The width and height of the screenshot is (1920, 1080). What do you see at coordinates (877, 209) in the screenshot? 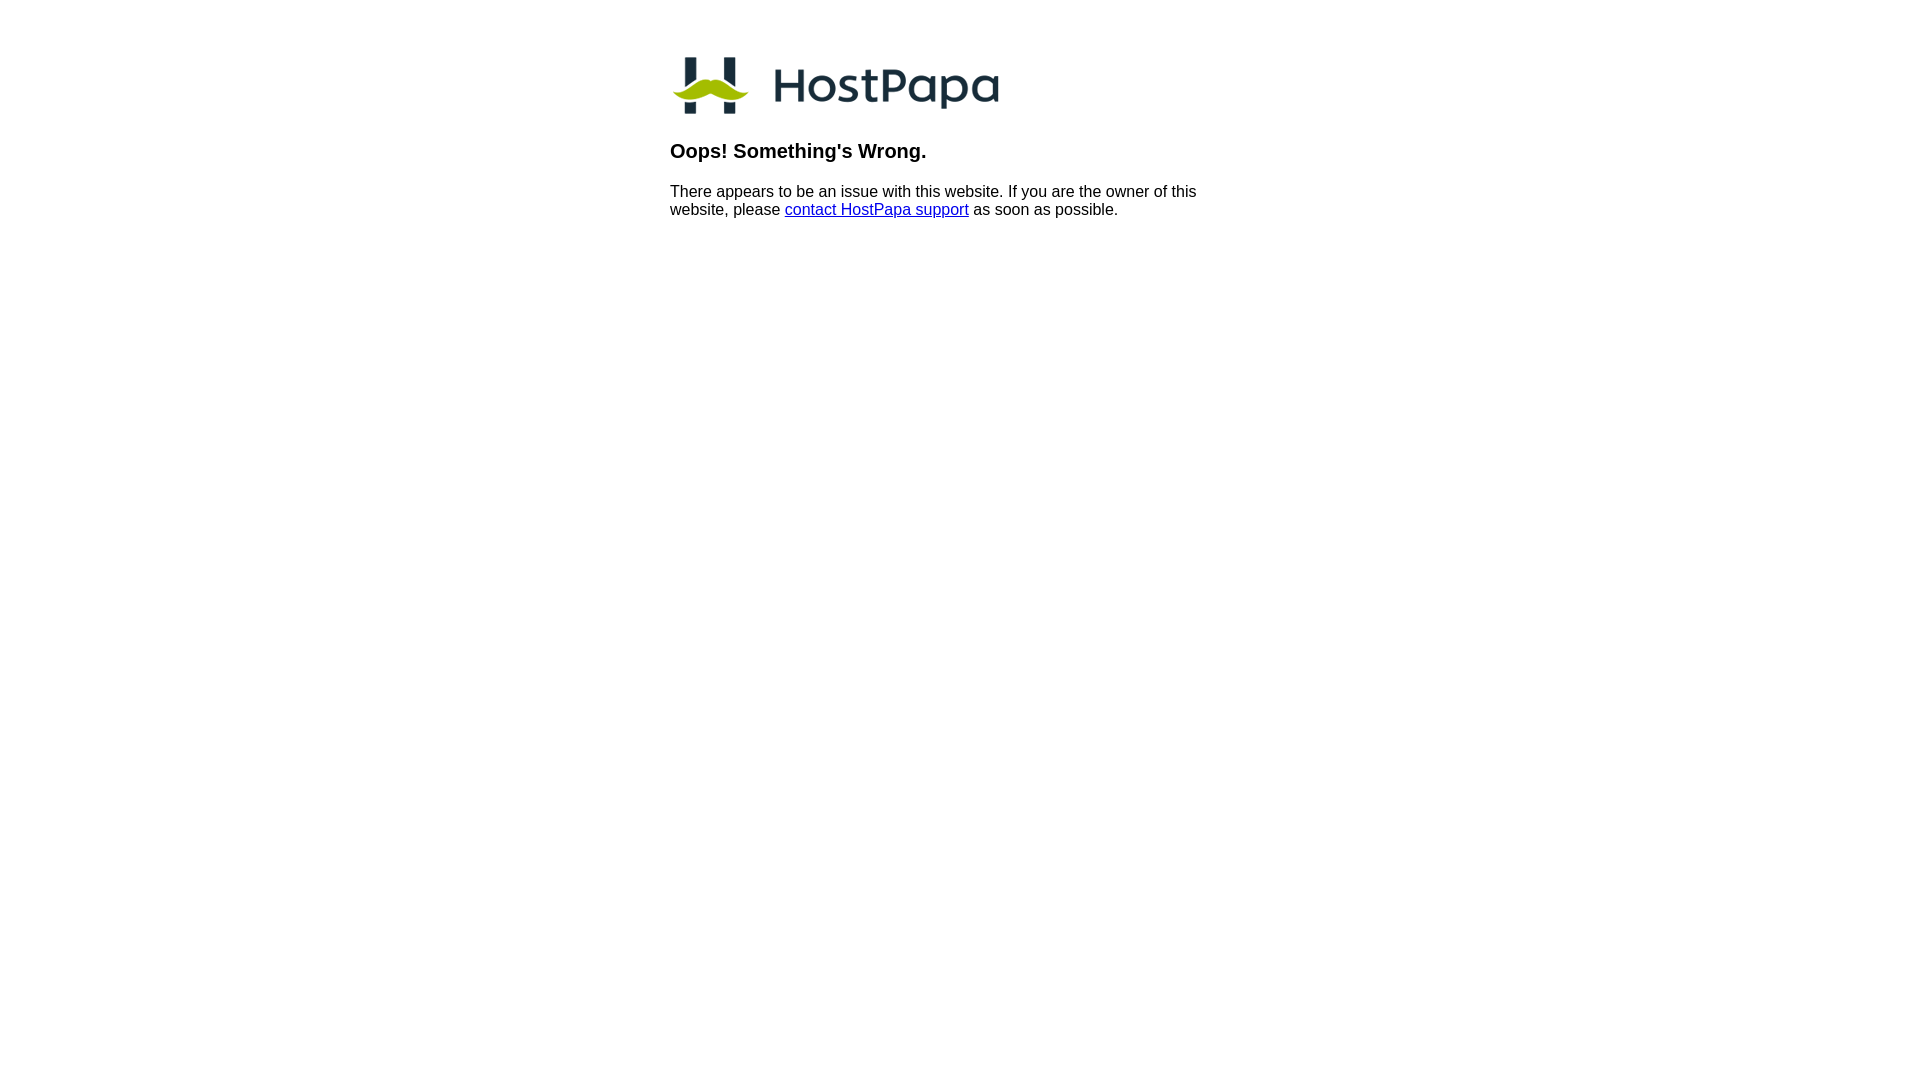
I see `'contact HostPapa support'` at bounding box center [877, 209].